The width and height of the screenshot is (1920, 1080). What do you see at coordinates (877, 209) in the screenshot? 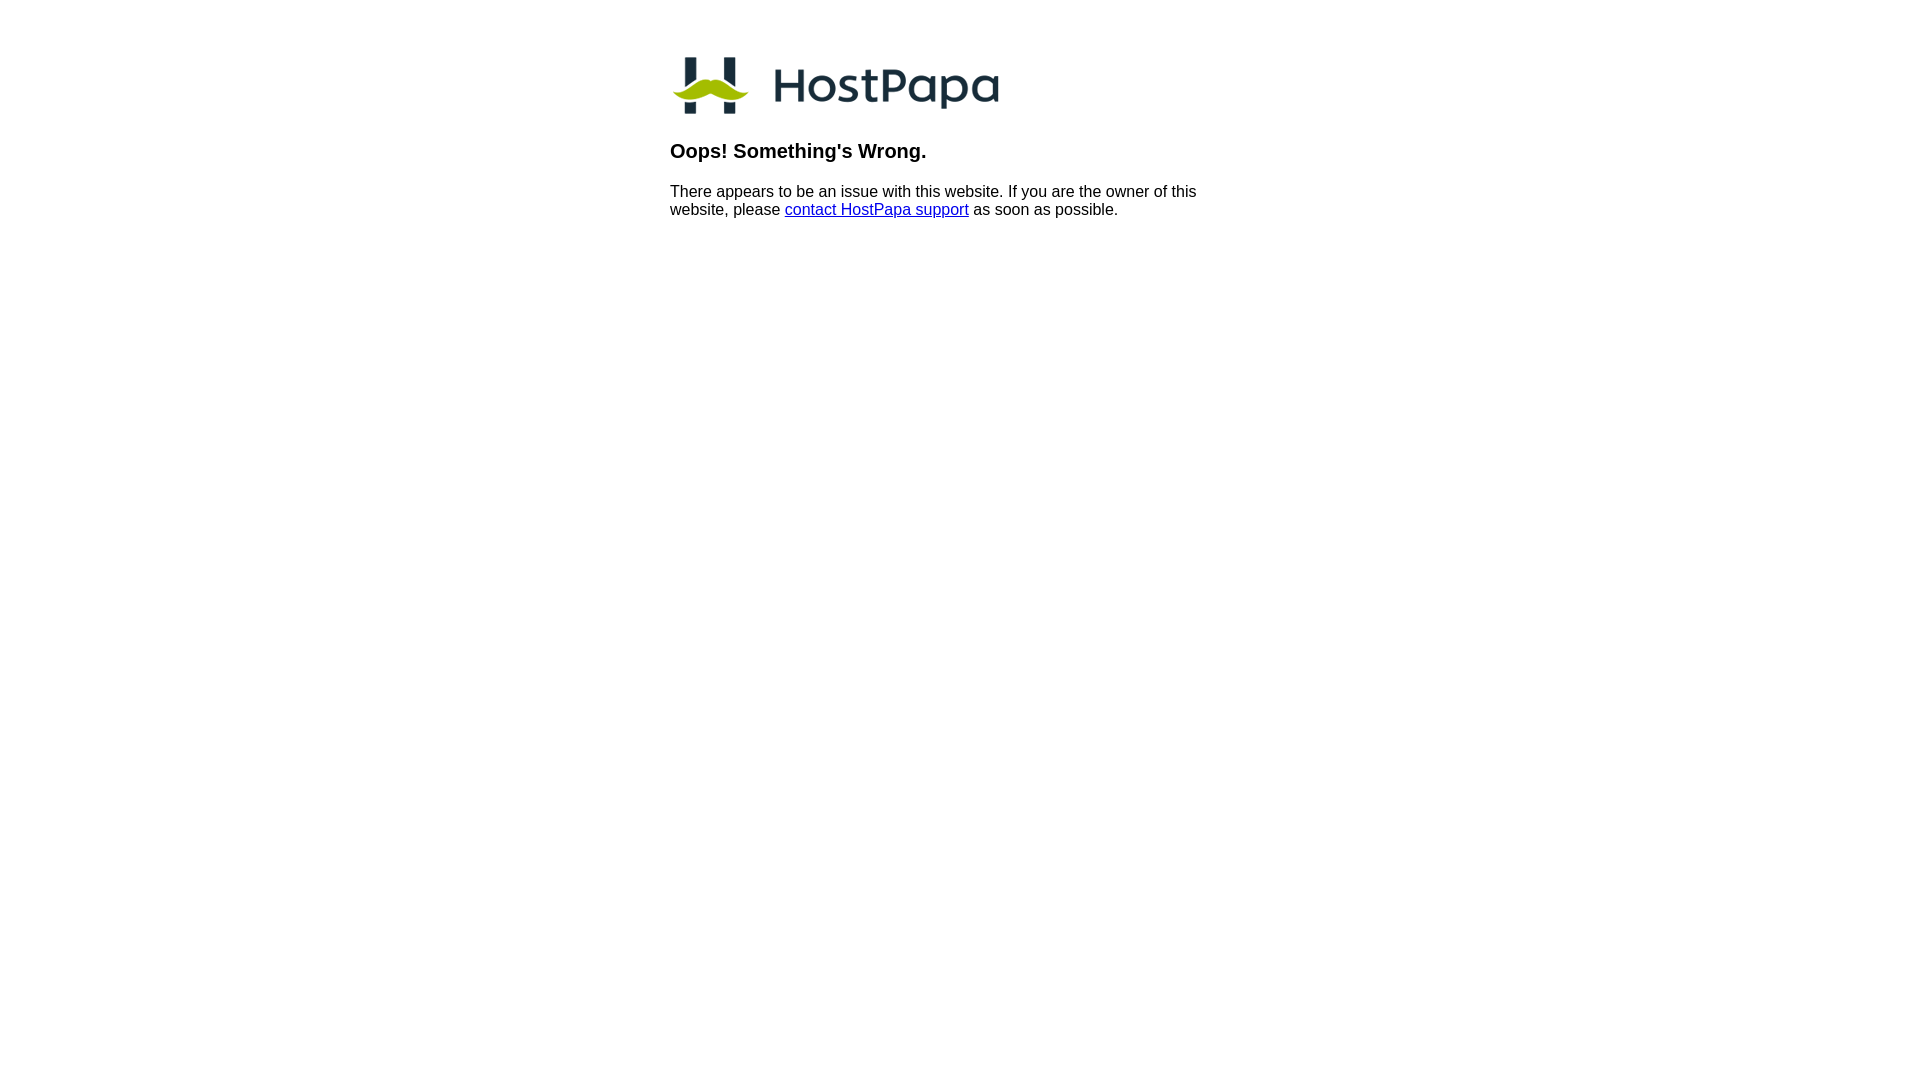
I see `'contact HostPapa support'` at bounding box center [877, 209].